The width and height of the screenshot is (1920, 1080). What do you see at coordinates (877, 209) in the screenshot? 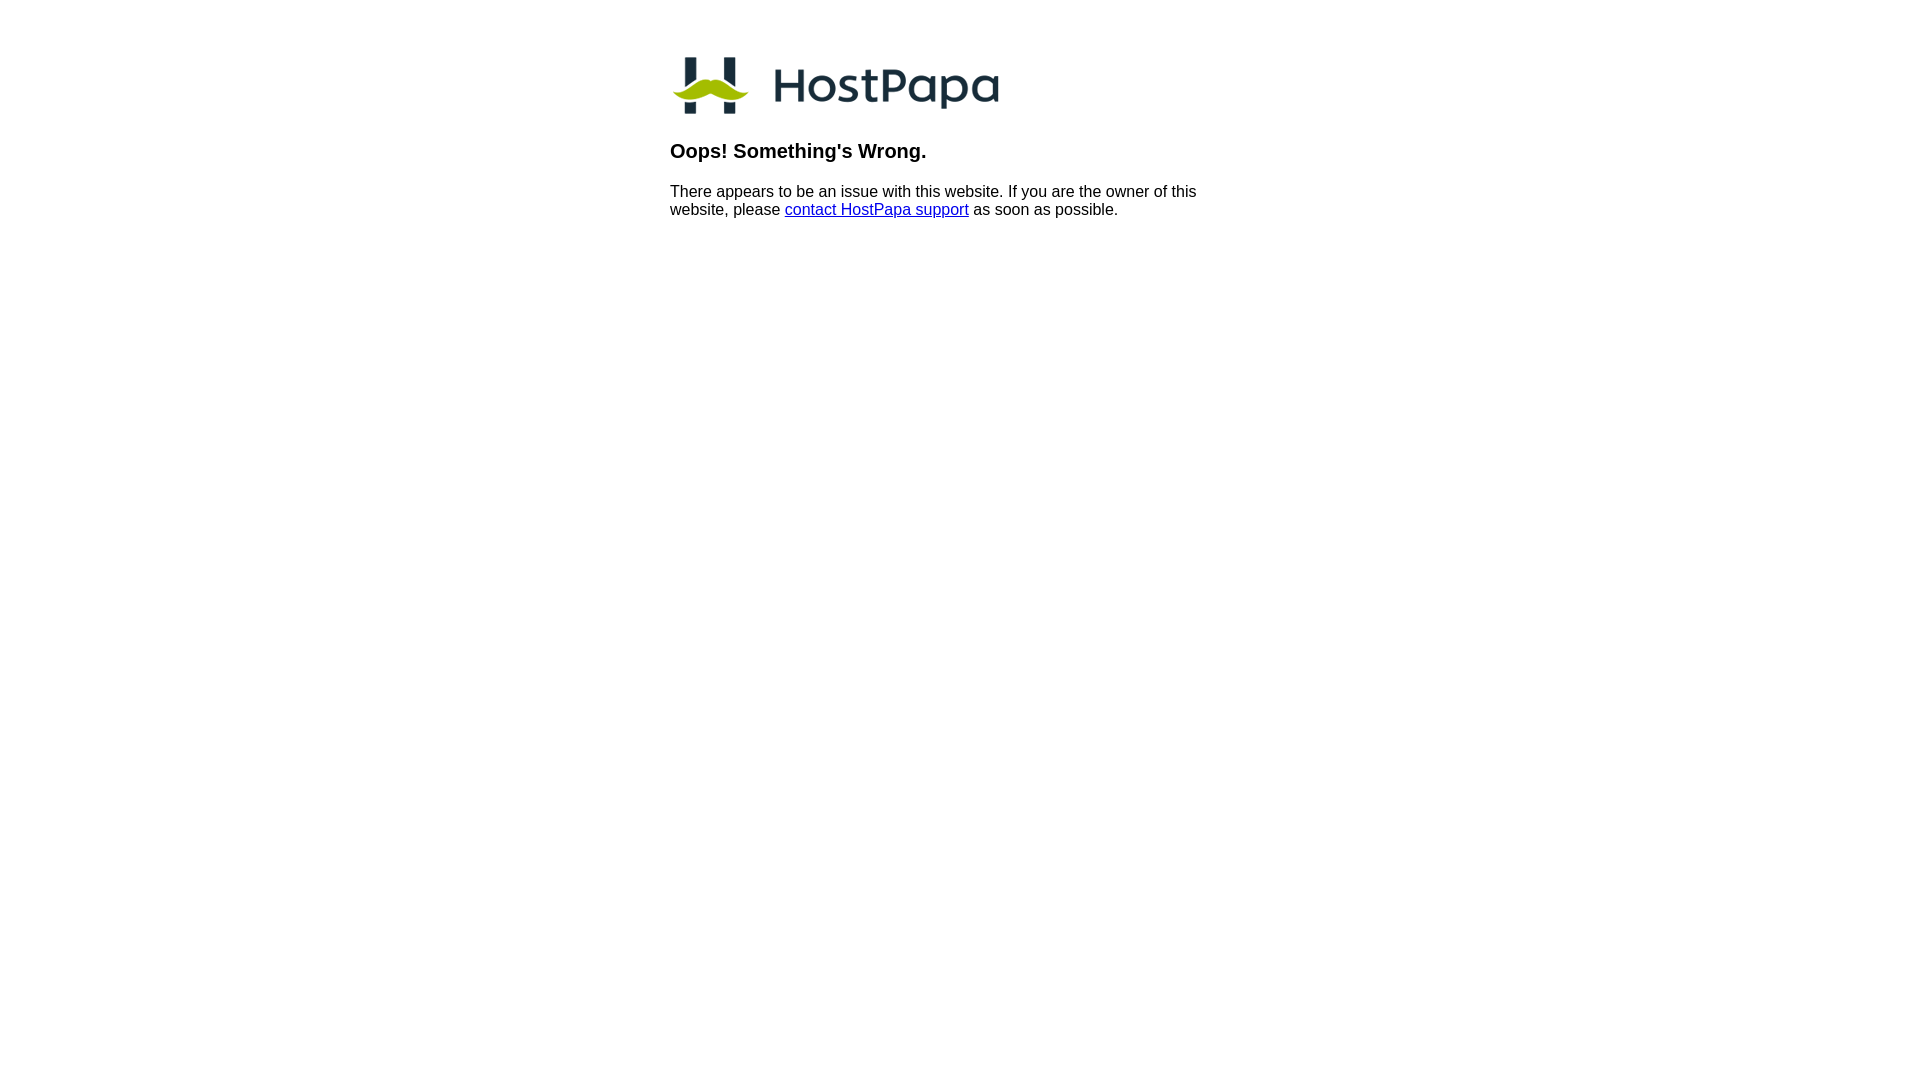
I see `'contact HostPapa support'` at bounding box center [877, 209].